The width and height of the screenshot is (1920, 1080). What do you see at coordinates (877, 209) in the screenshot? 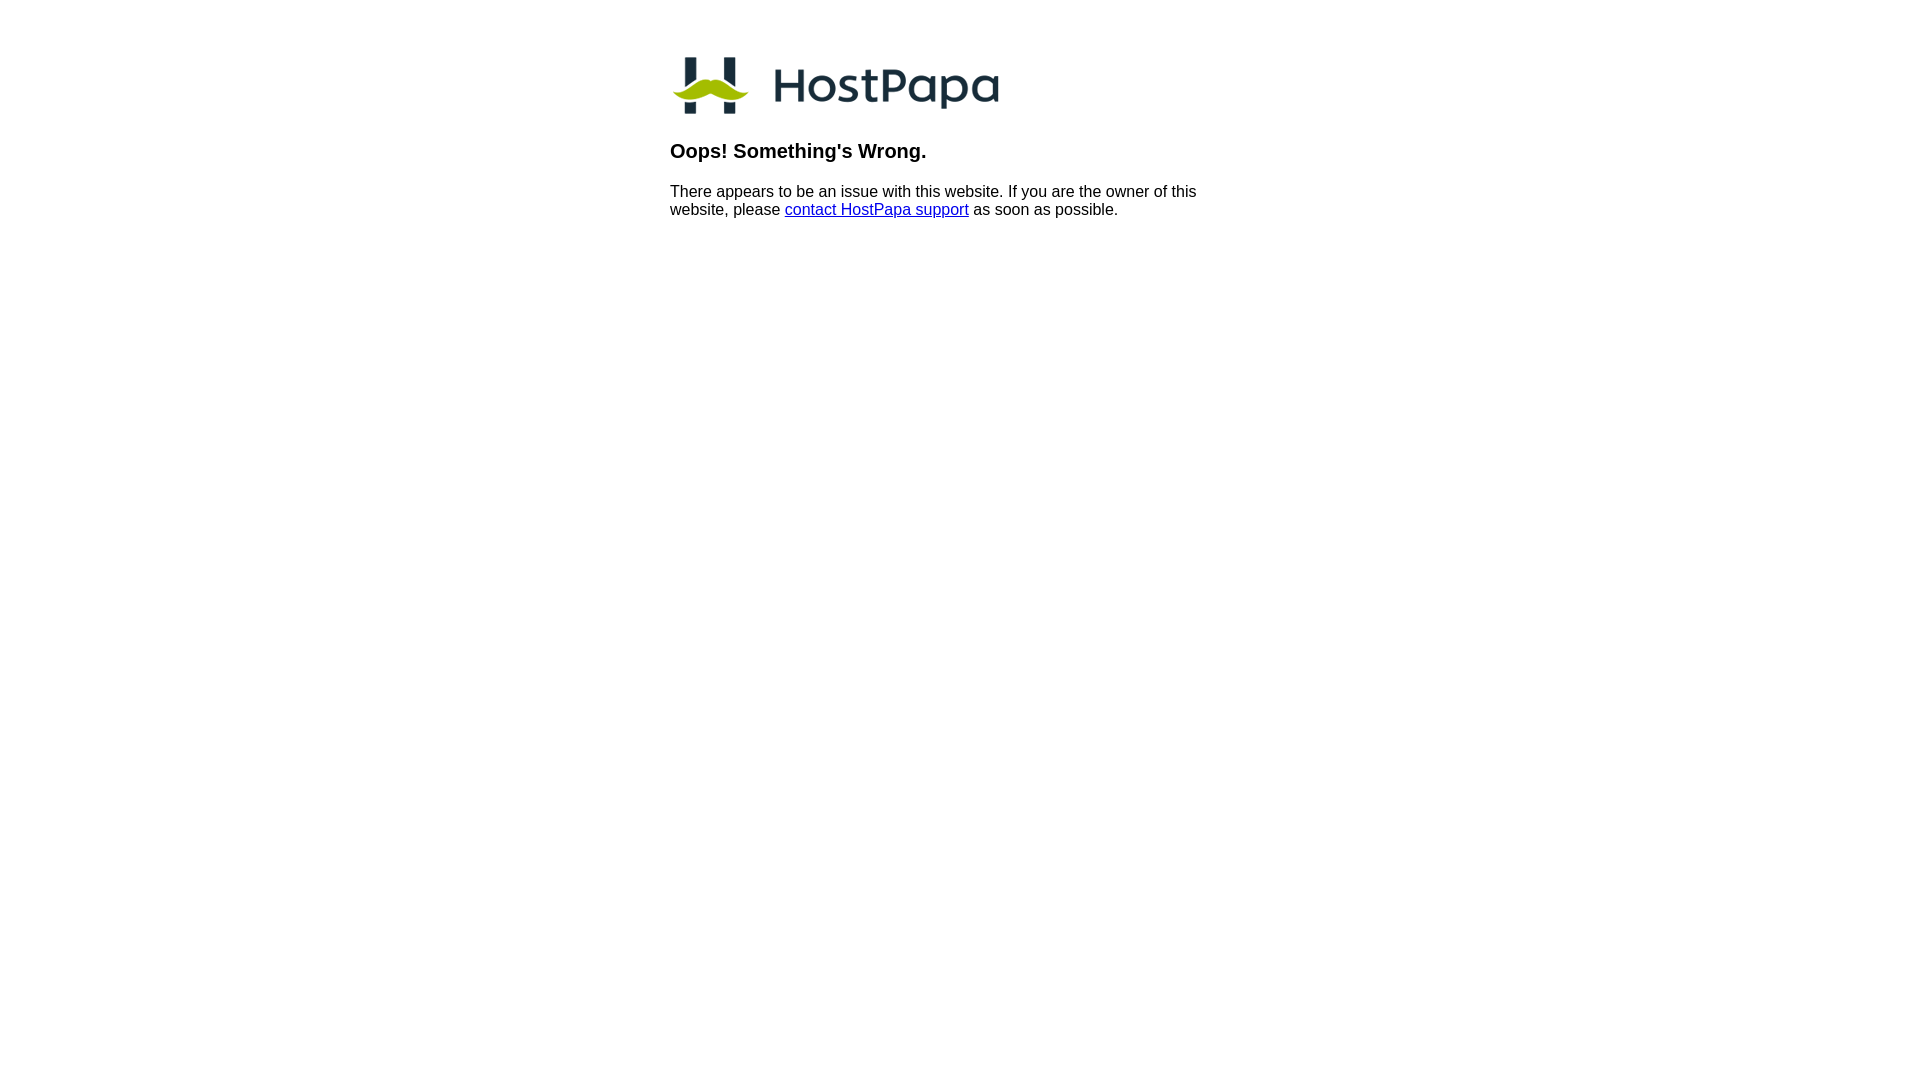
I see `'contact HostPapa support'` at bounding box center [877, 209].